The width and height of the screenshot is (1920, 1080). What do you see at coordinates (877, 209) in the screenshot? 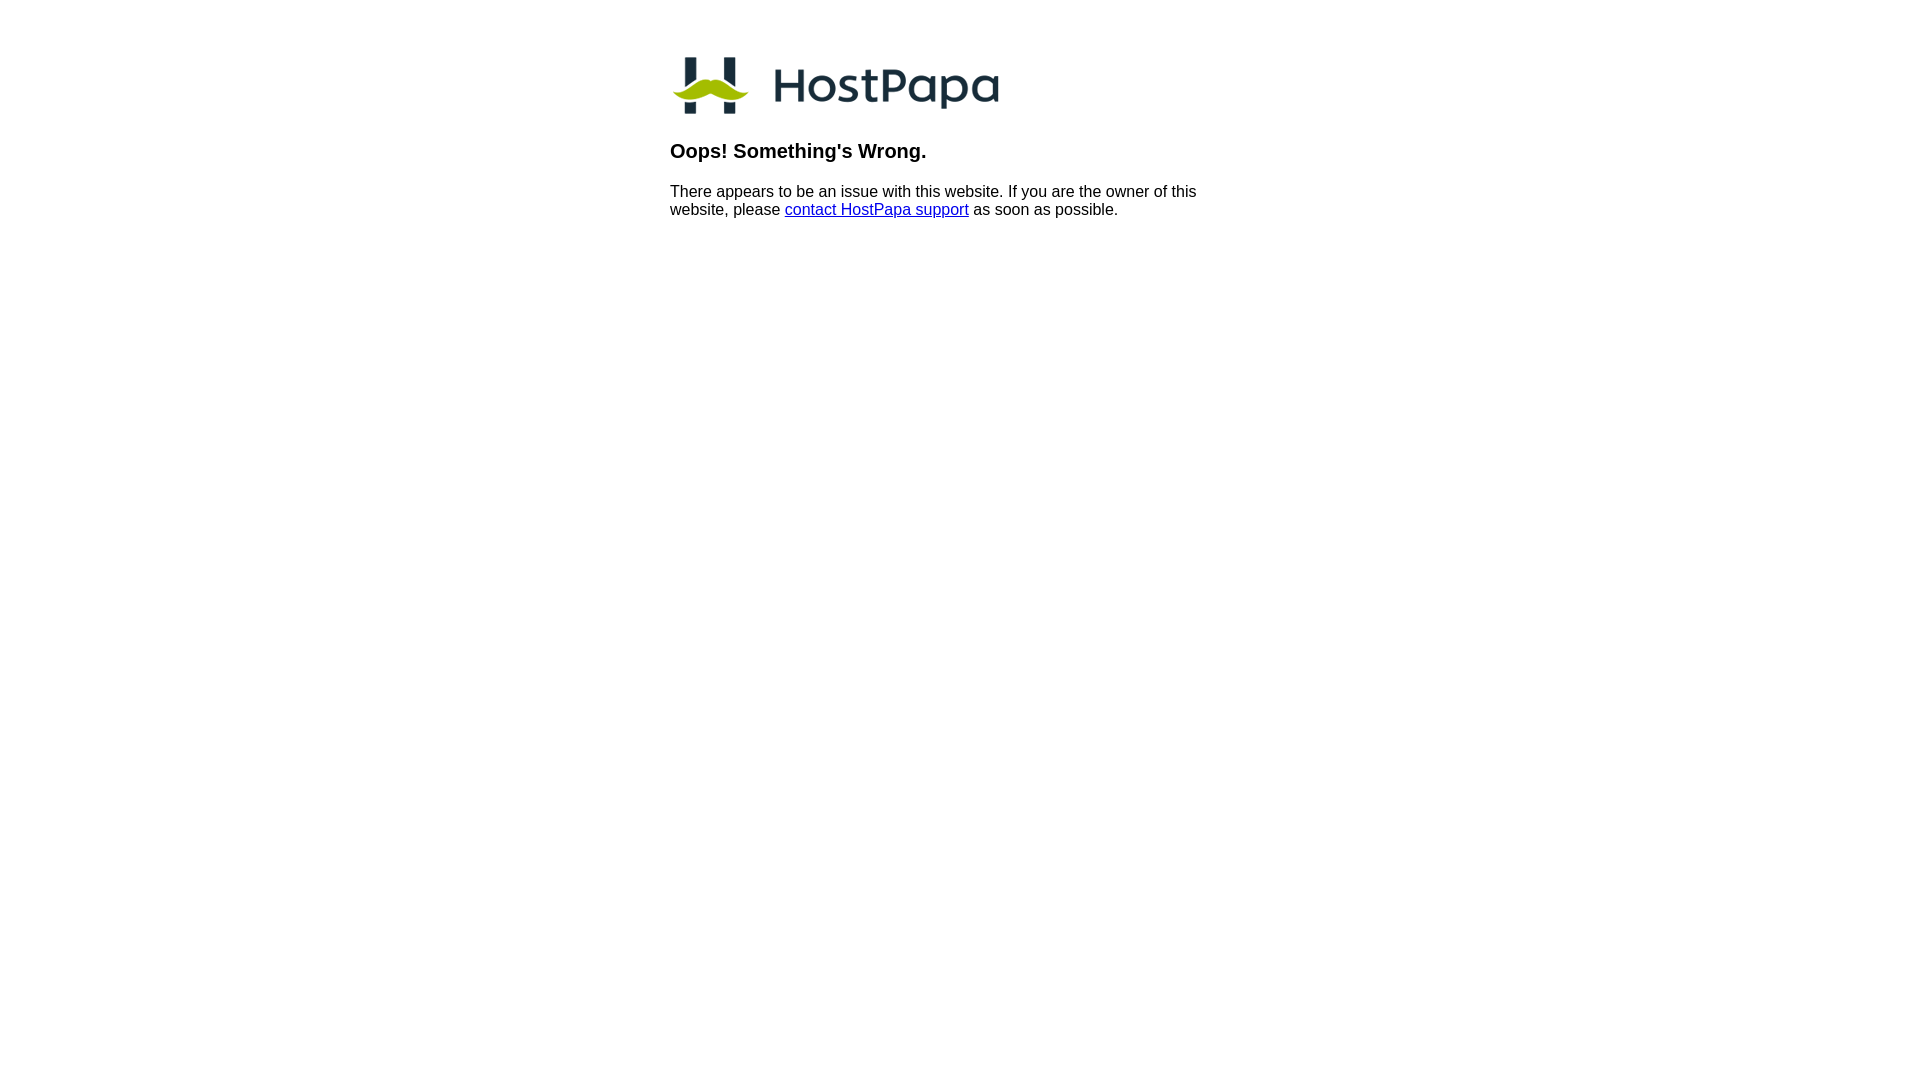
I see `'contact HostPapa support'` at bounding box center [877, 209].